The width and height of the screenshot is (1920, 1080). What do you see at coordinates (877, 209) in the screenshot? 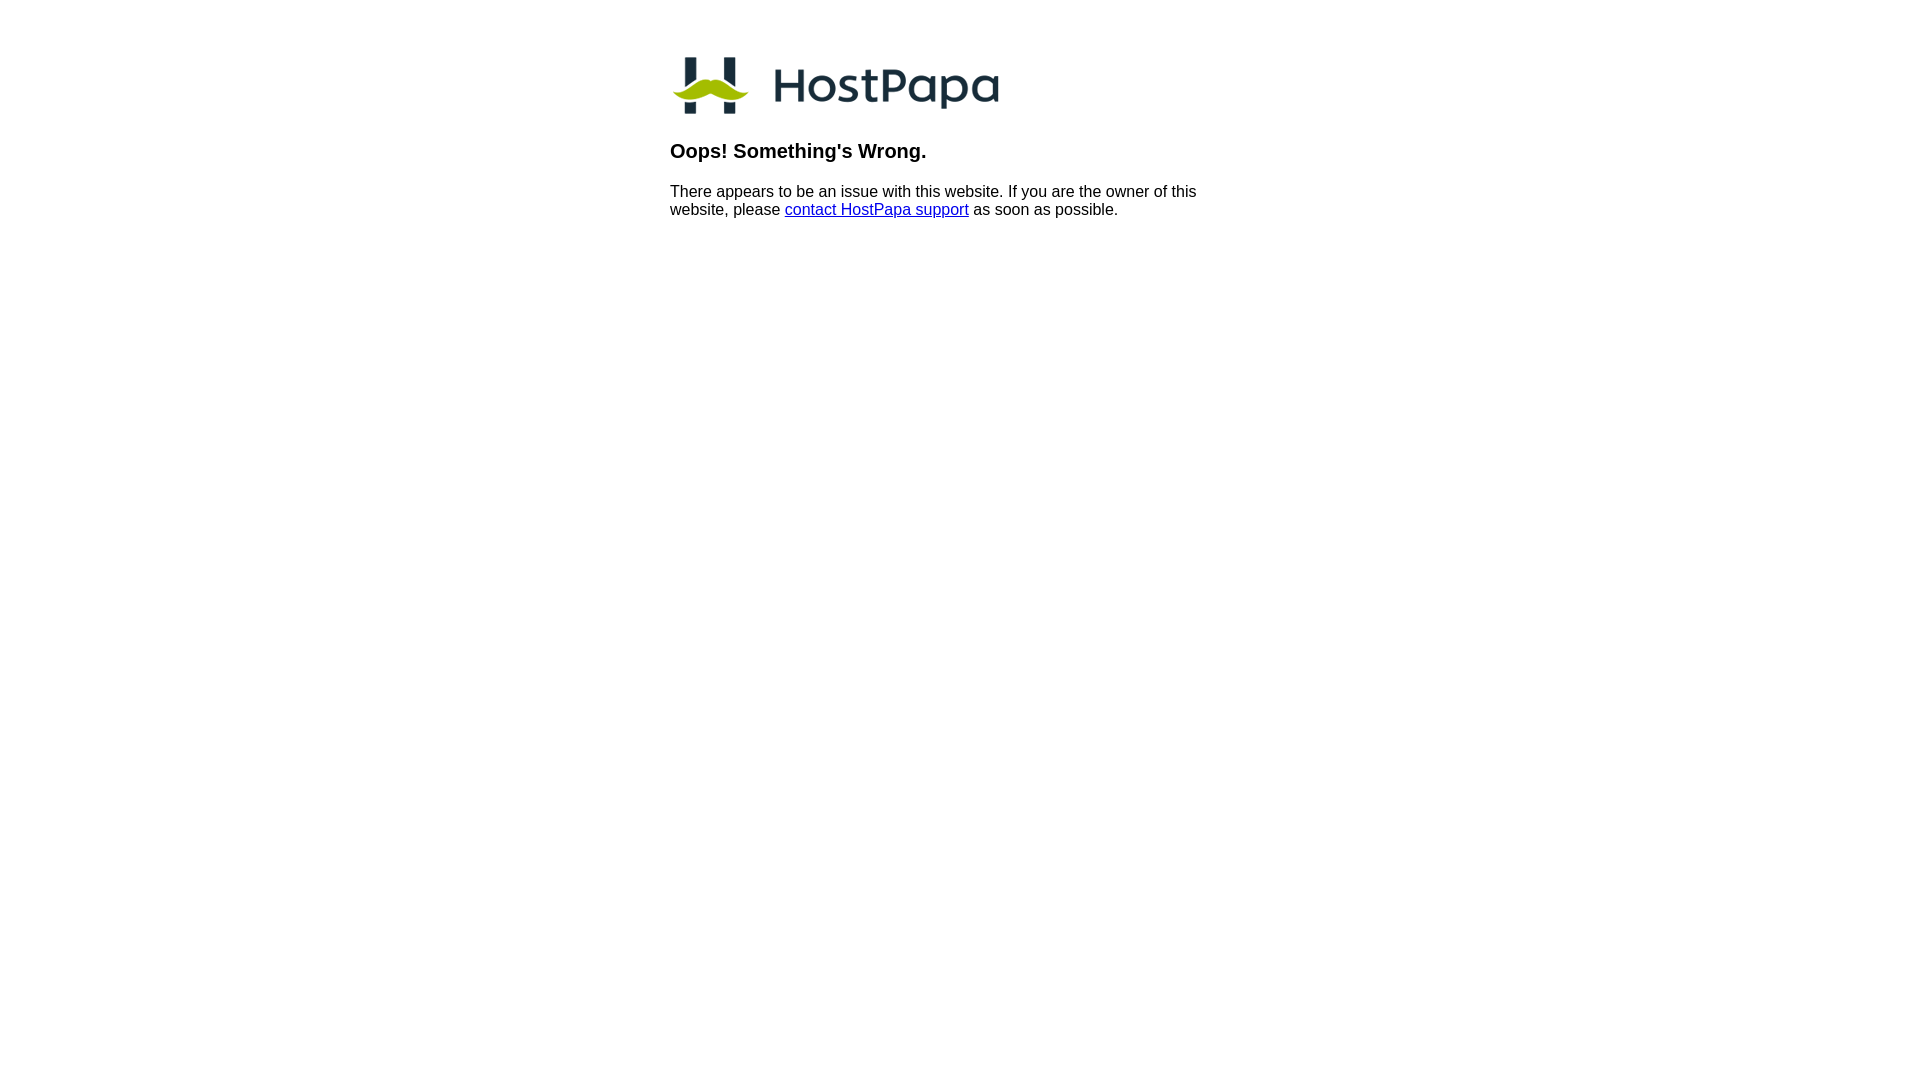
I see `'contact HostPapa support'` at bounding box center [877, 209].